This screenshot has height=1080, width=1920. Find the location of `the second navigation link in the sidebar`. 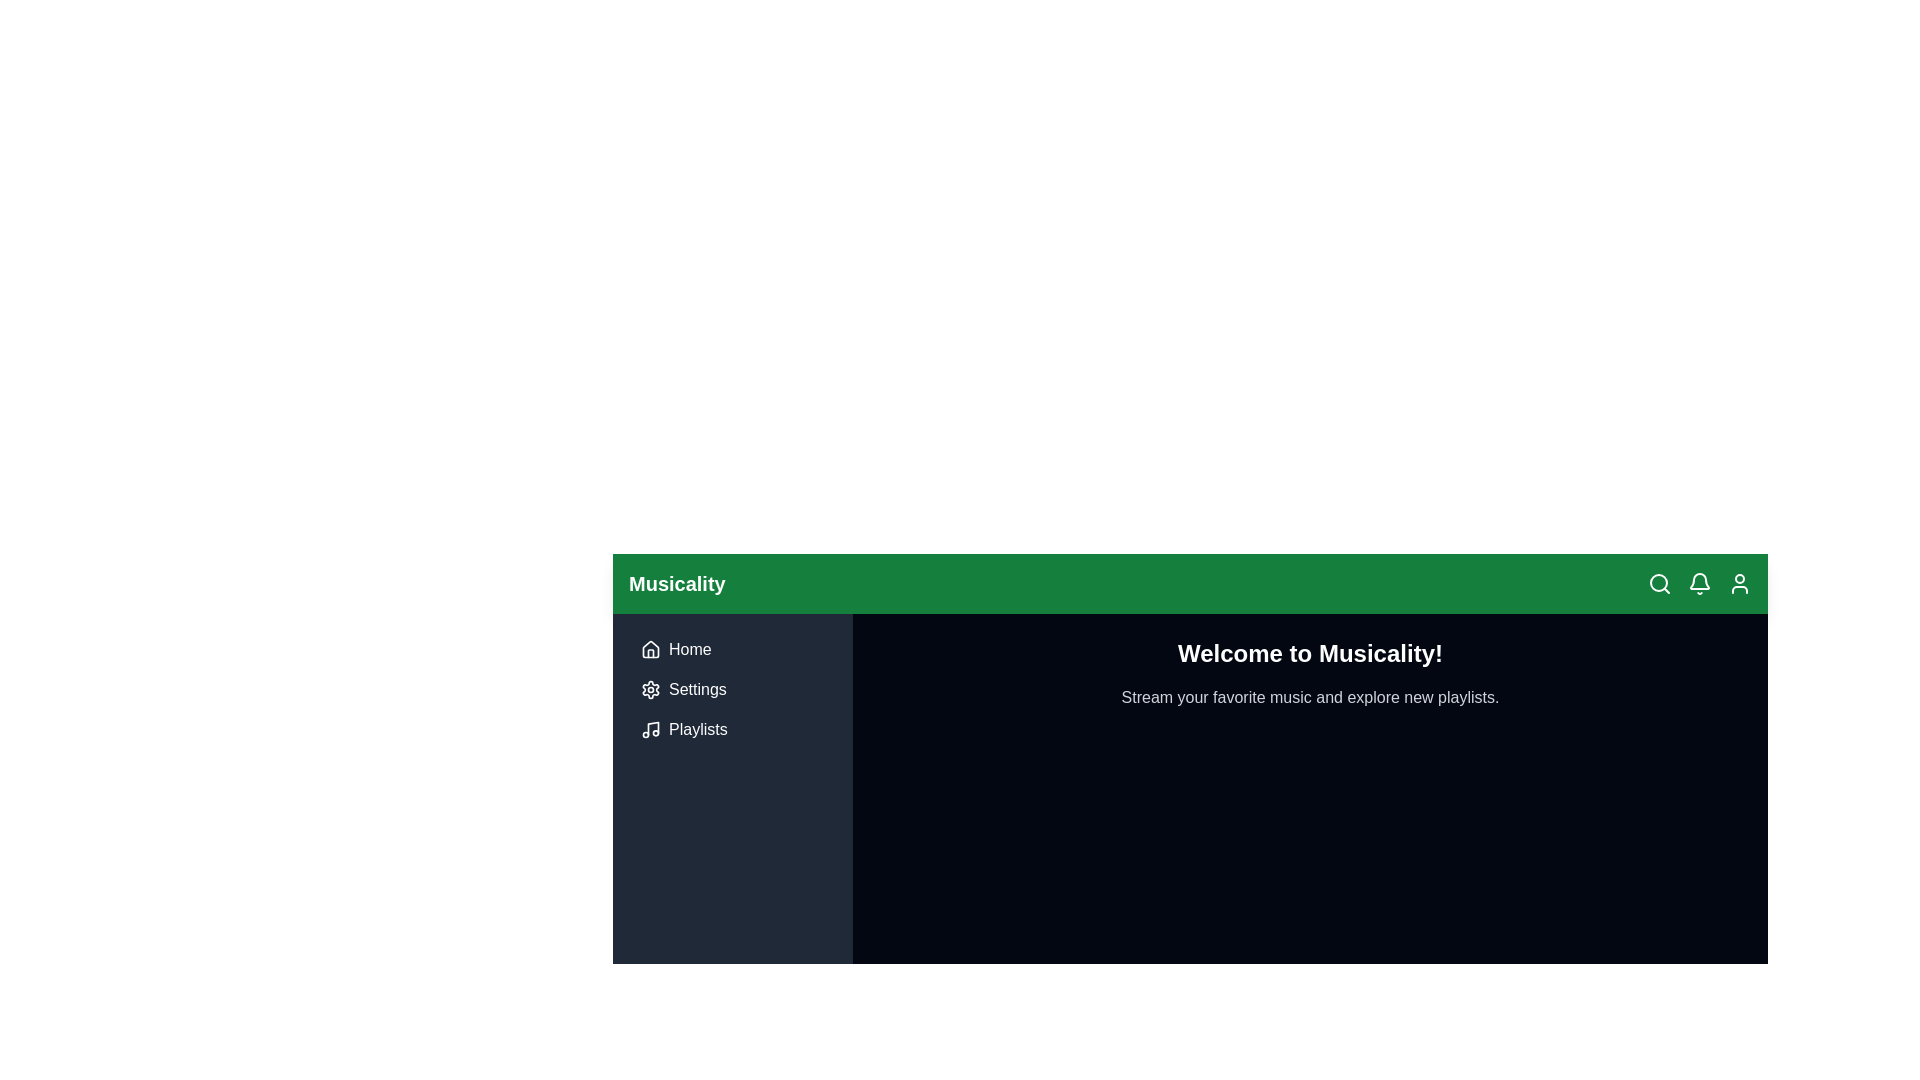

the second navigation link in the sidebar is located at coordinates (732, 689).